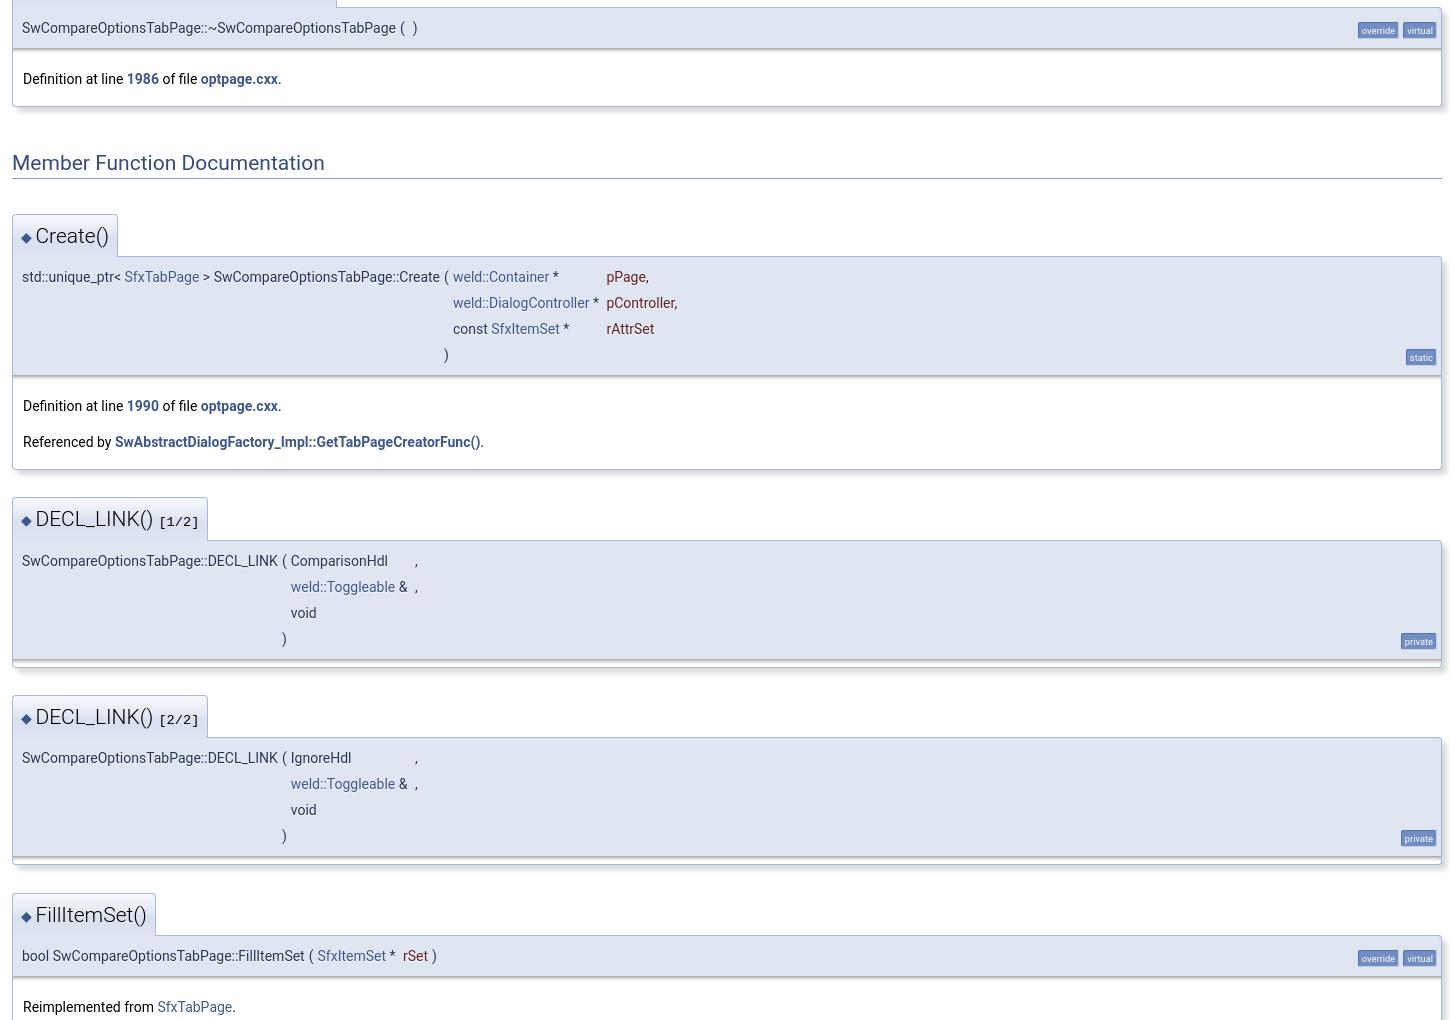 This screenshot has width=1450, height=1020. Describe the element at coordinates (340, 559) in the screenshot. I see `'ComparisonHdl'` at that location.